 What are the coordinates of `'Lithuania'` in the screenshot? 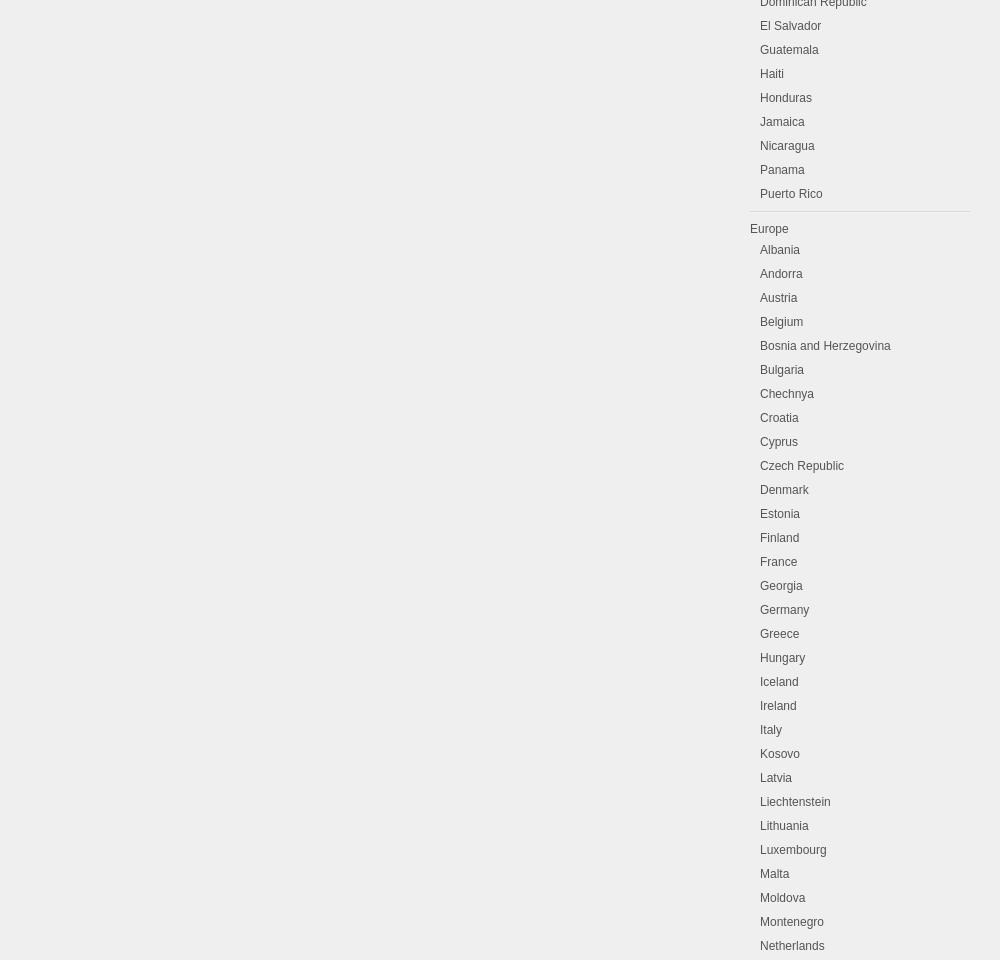 It's located at (784, 825).